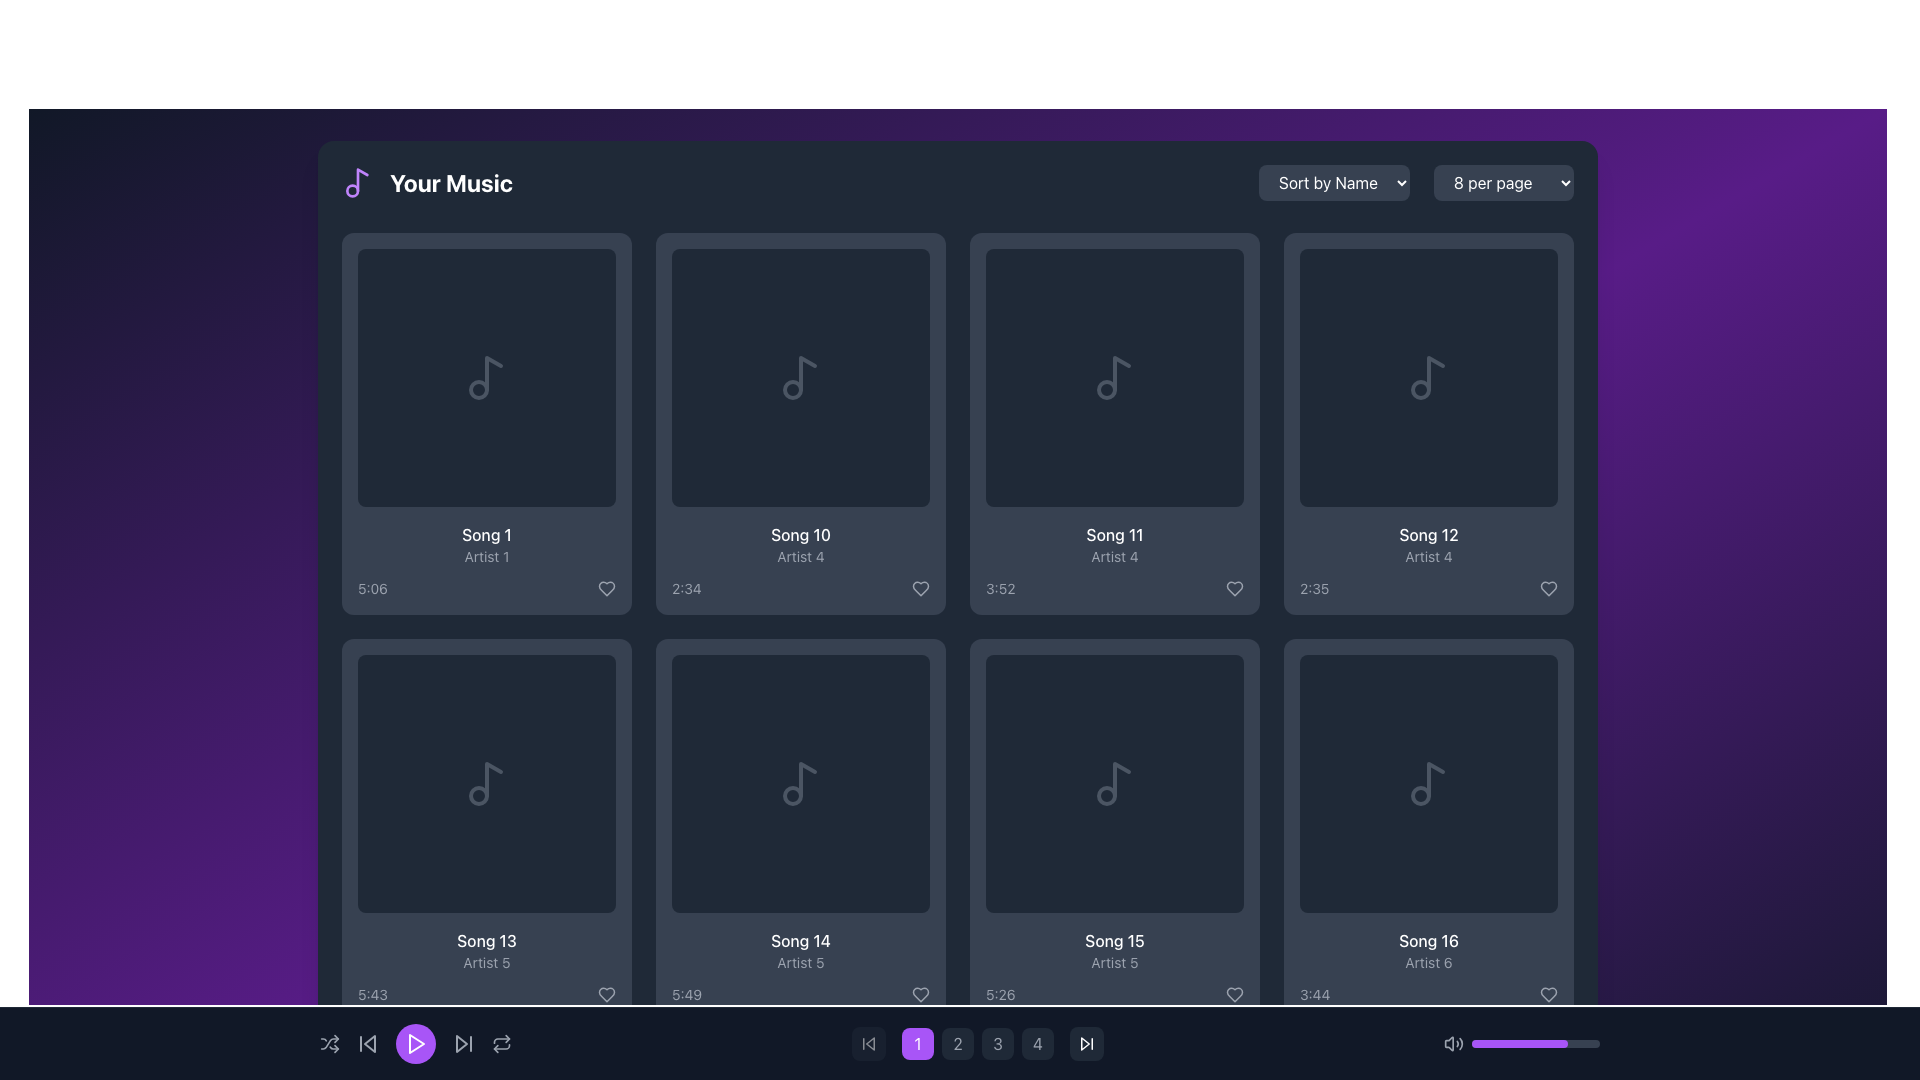  What do you see at coordinates (486, 556) in the screenshot?
I see `the text label displaying 'Artist 1', which is styled with a smaller gray font and positioned beneath 'Song 1' and above '5:06'` at bounding box center [486, 556].